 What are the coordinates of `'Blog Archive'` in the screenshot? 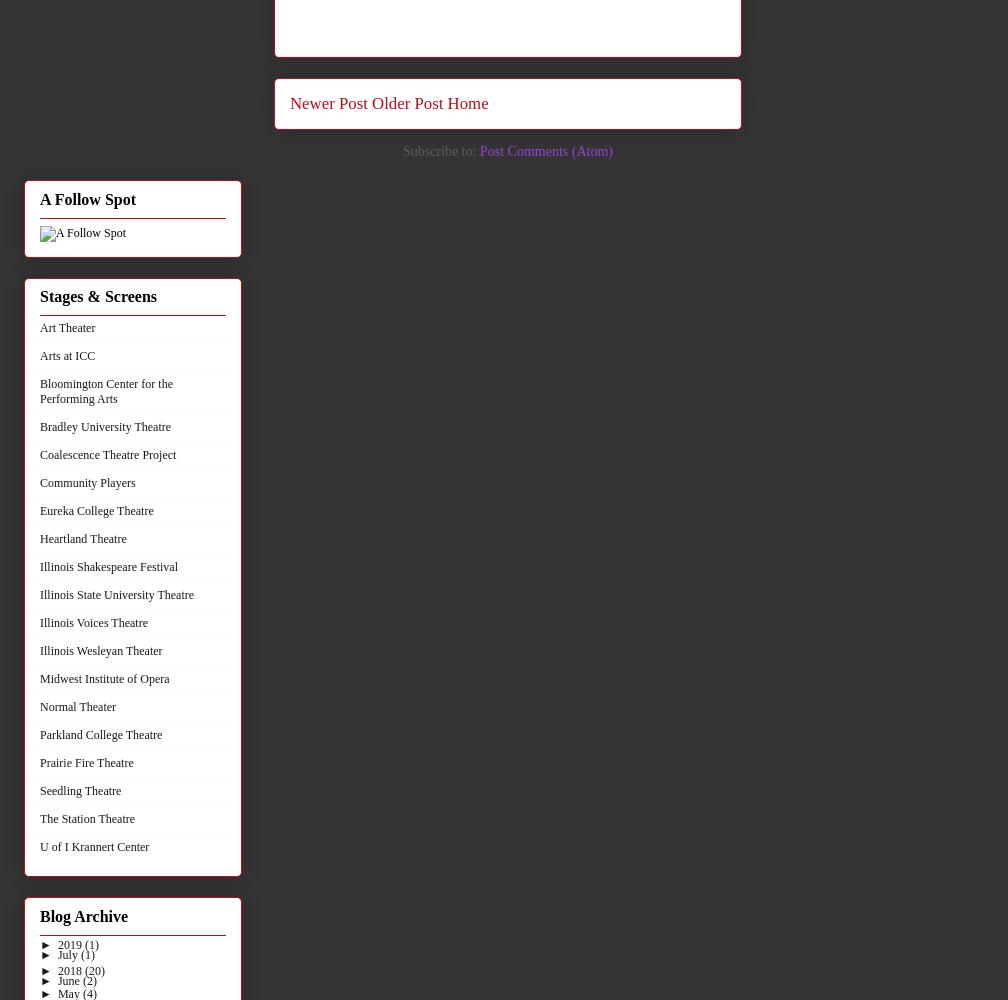 It's located at (83, 915).